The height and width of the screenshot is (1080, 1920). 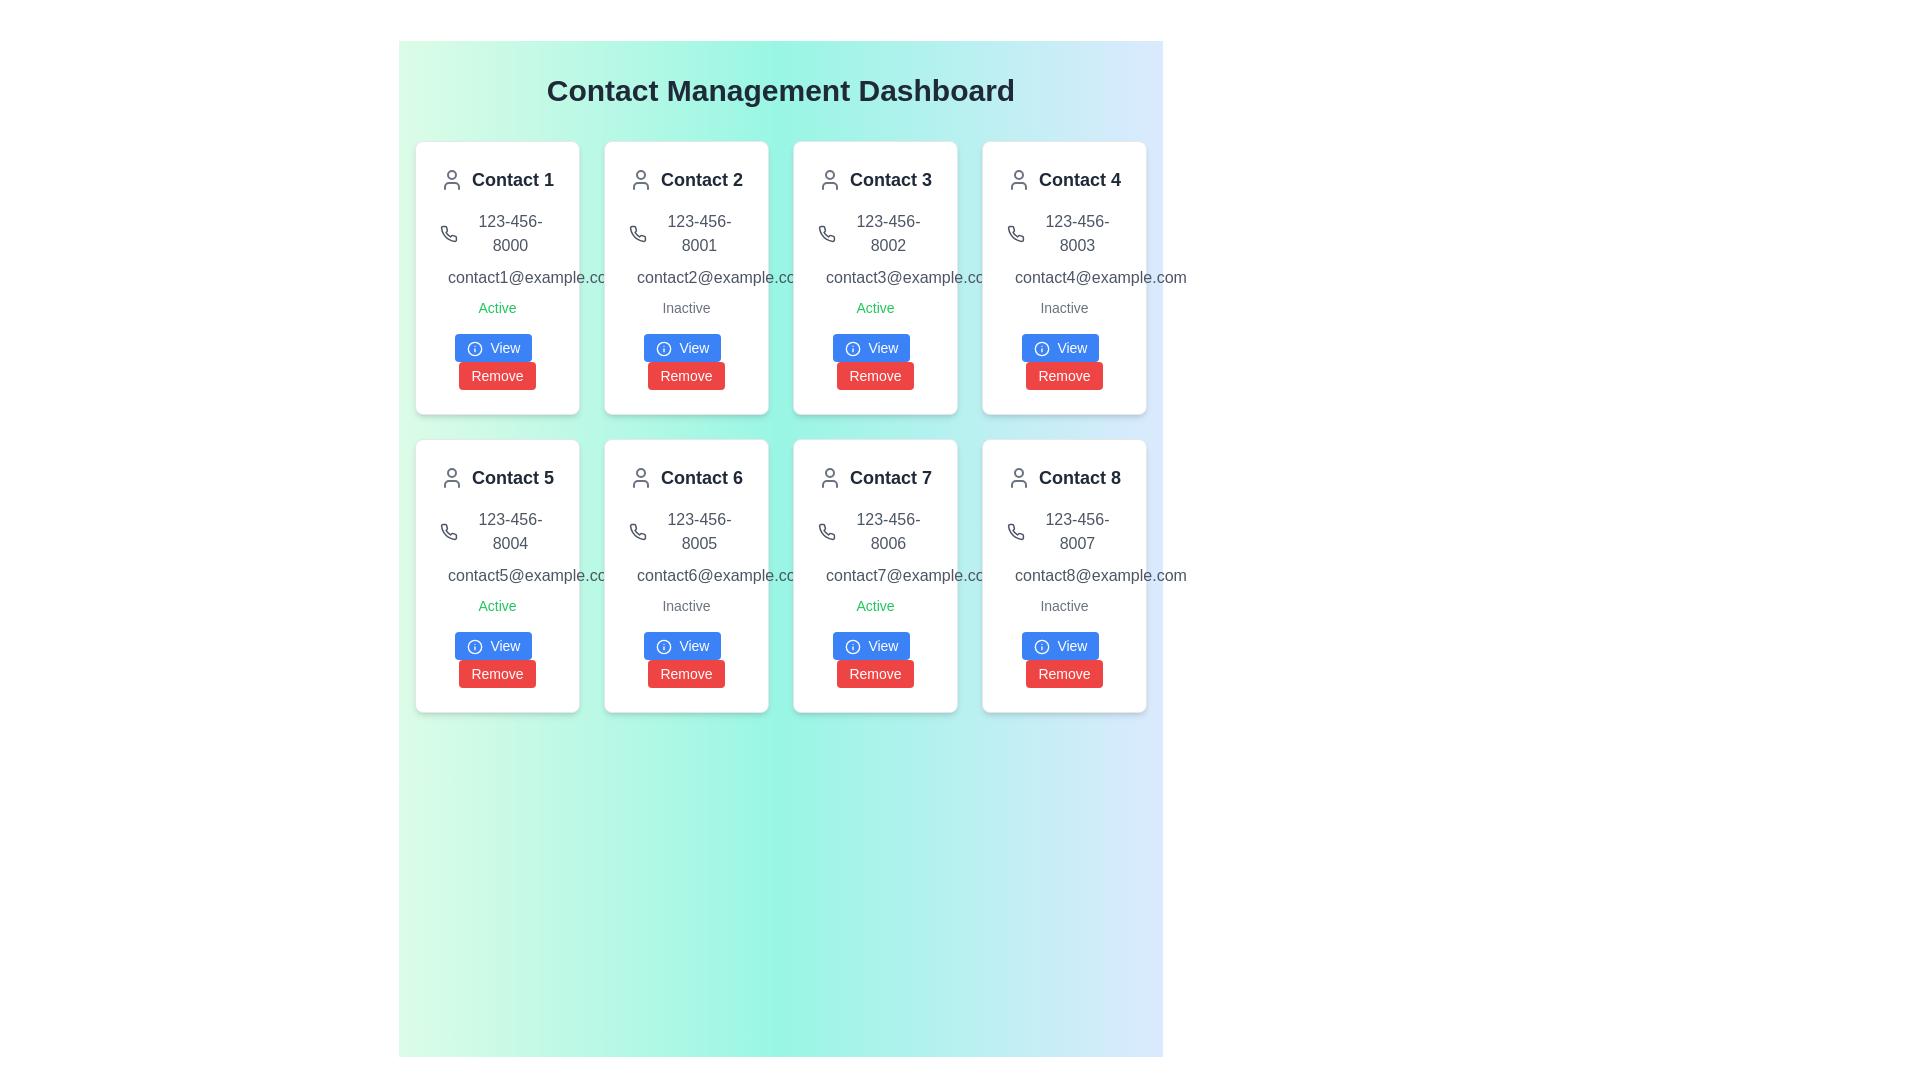 I want to click on the red 'Remove' button with white text located at the bottom of the Contact 3 card, so click(x=875, y=362).